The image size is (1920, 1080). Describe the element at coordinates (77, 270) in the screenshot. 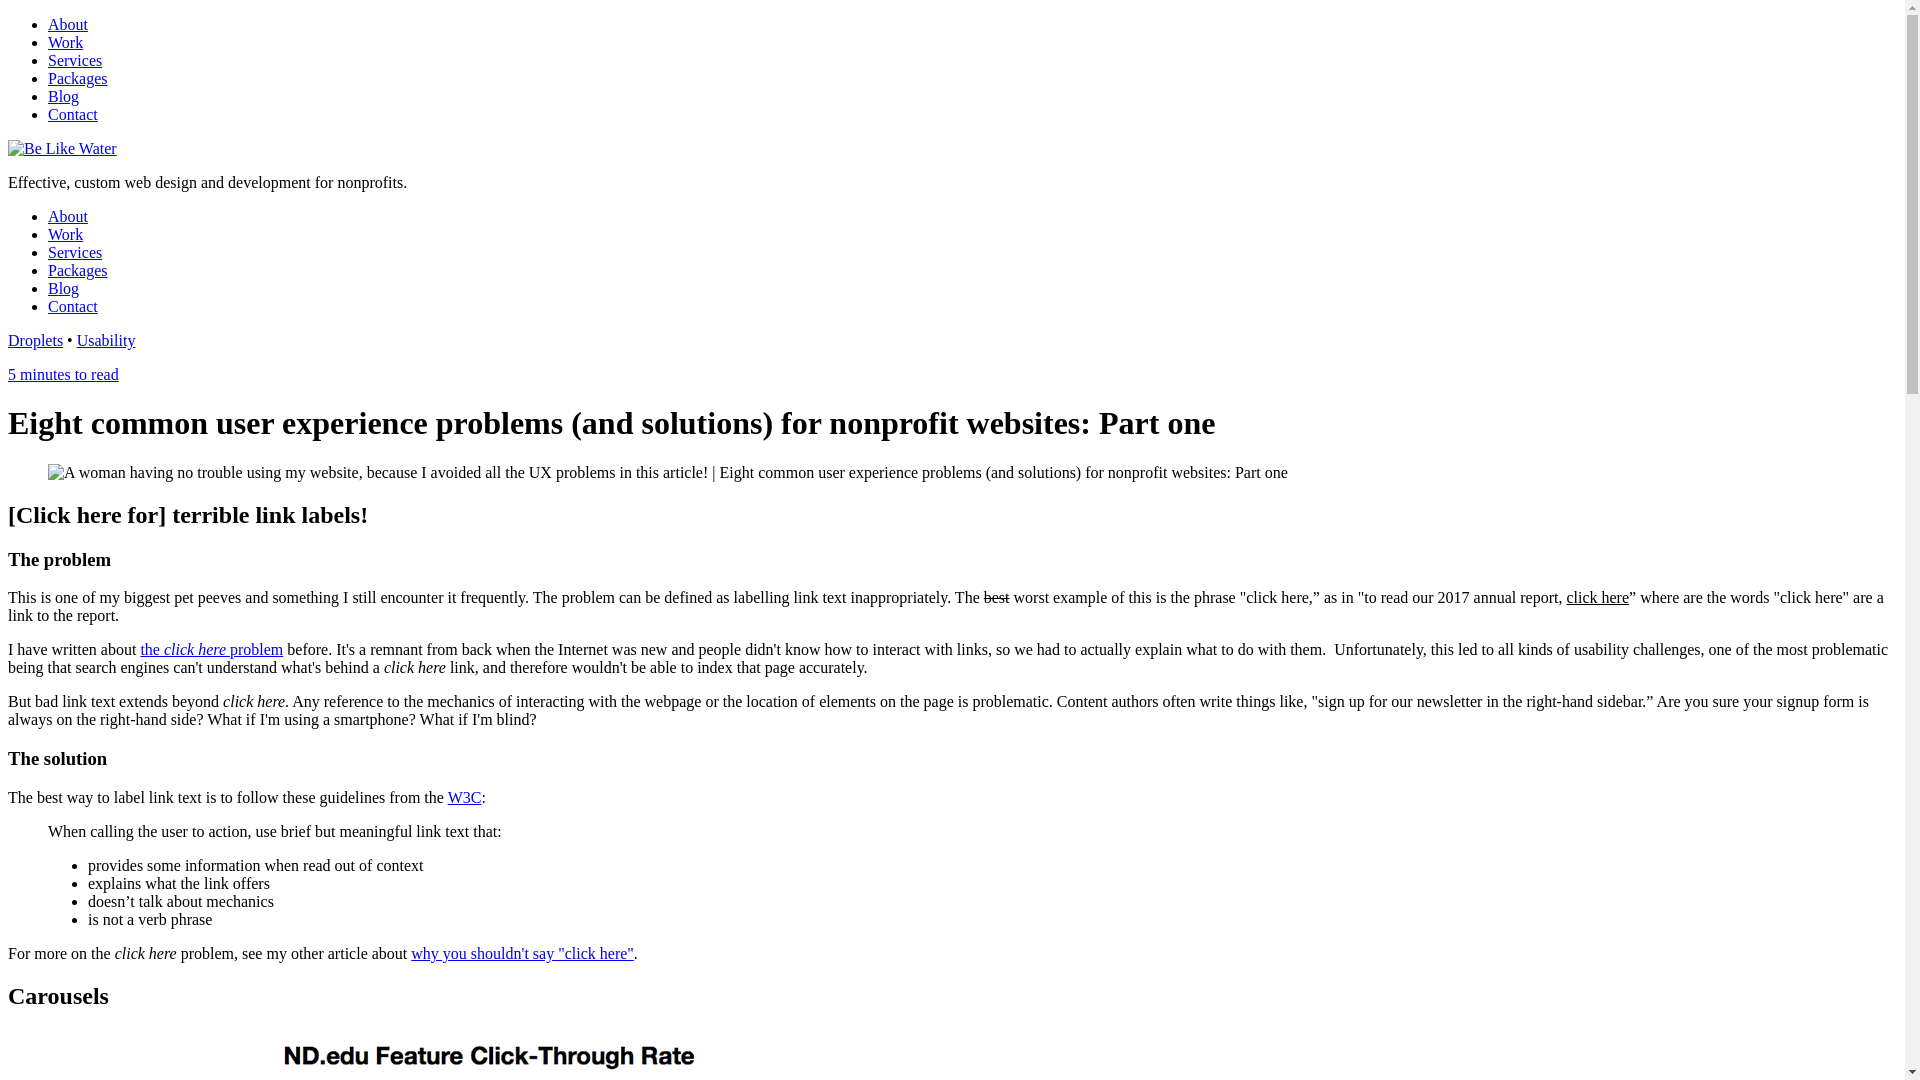

I see `'Packages'` at that location.